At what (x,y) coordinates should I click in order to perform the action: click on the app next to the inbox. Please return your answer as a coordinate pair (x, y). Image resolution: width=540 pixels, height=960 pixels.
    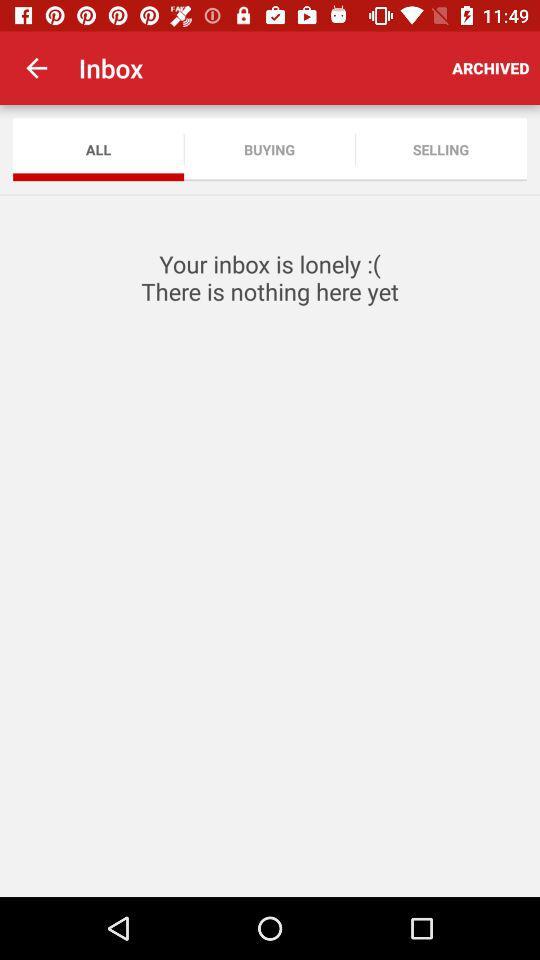
    Looking at the image, I should click on (36, 68).